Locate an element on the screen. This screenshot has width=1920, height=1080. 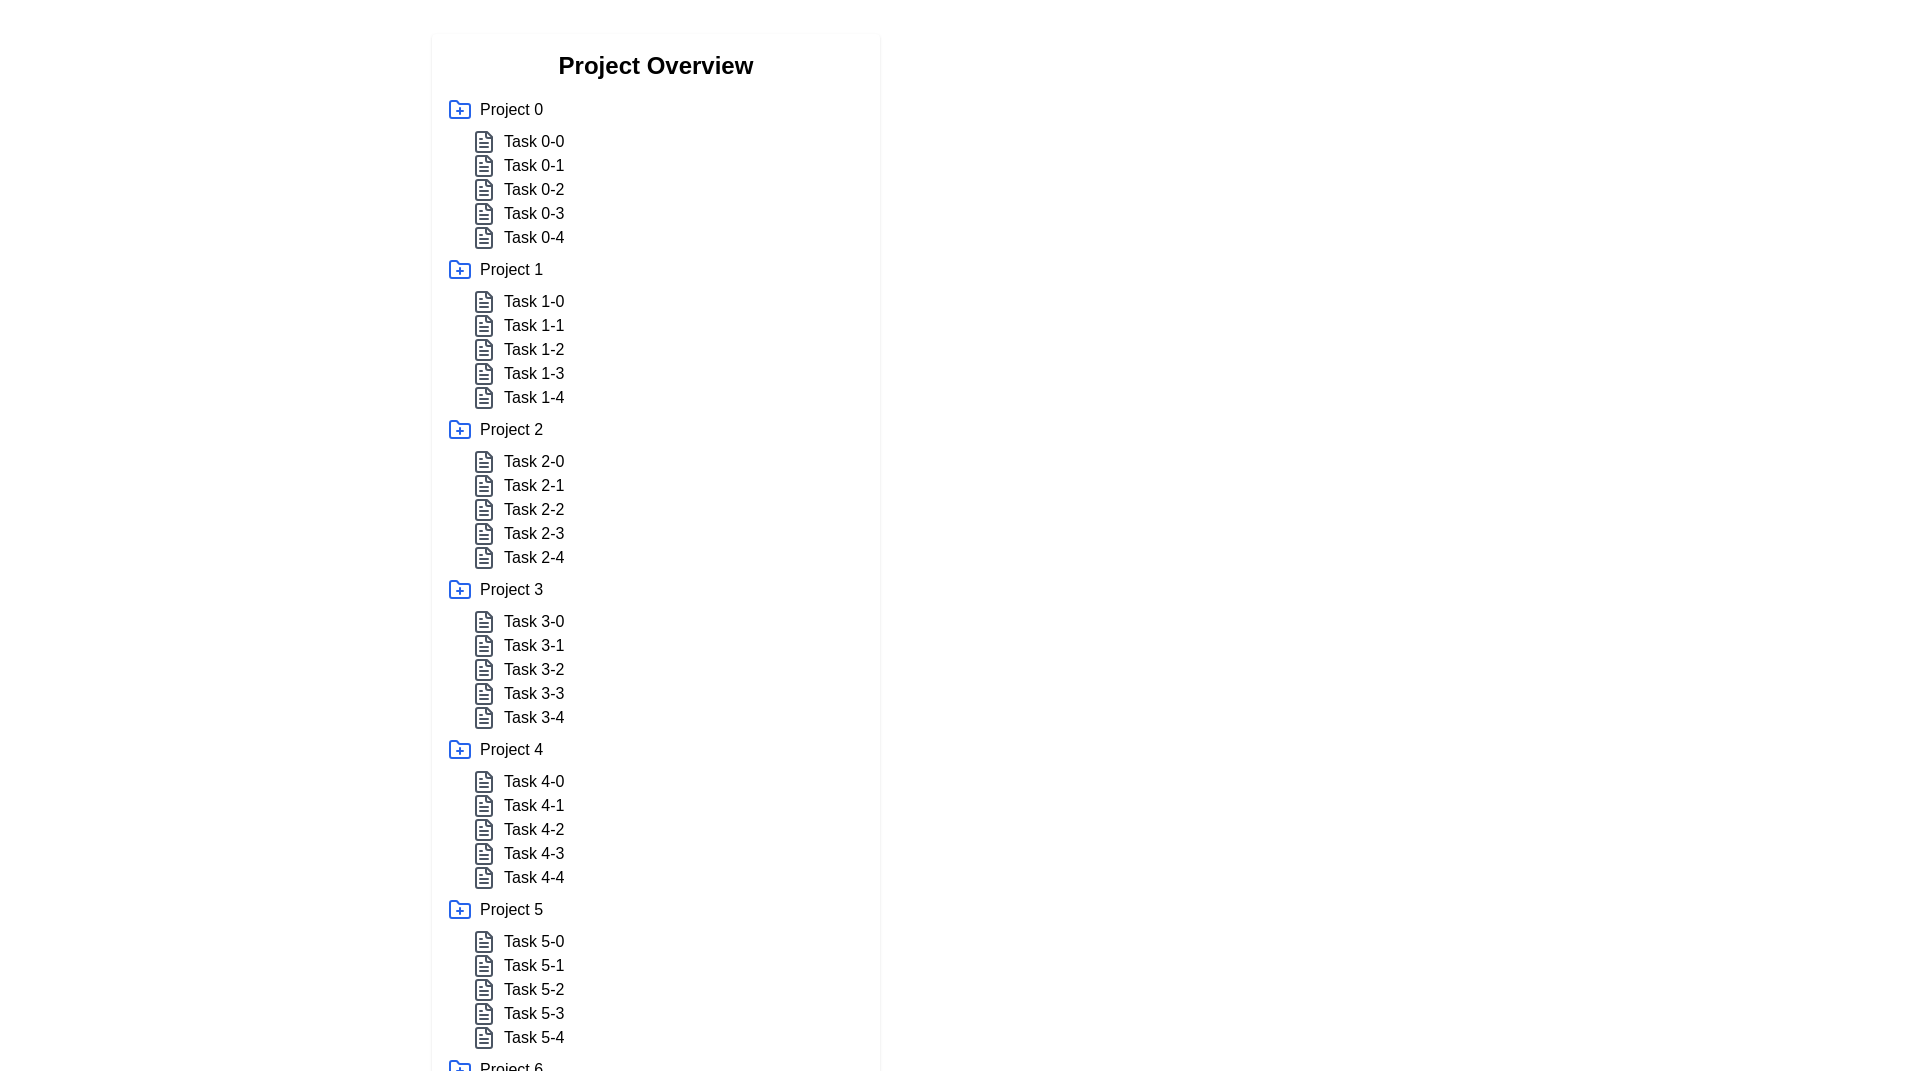
the document icon associated with 'Task 1-0' under 'Project 1', which is styled in a minimalist gray design is located at coordinates (484, 301).